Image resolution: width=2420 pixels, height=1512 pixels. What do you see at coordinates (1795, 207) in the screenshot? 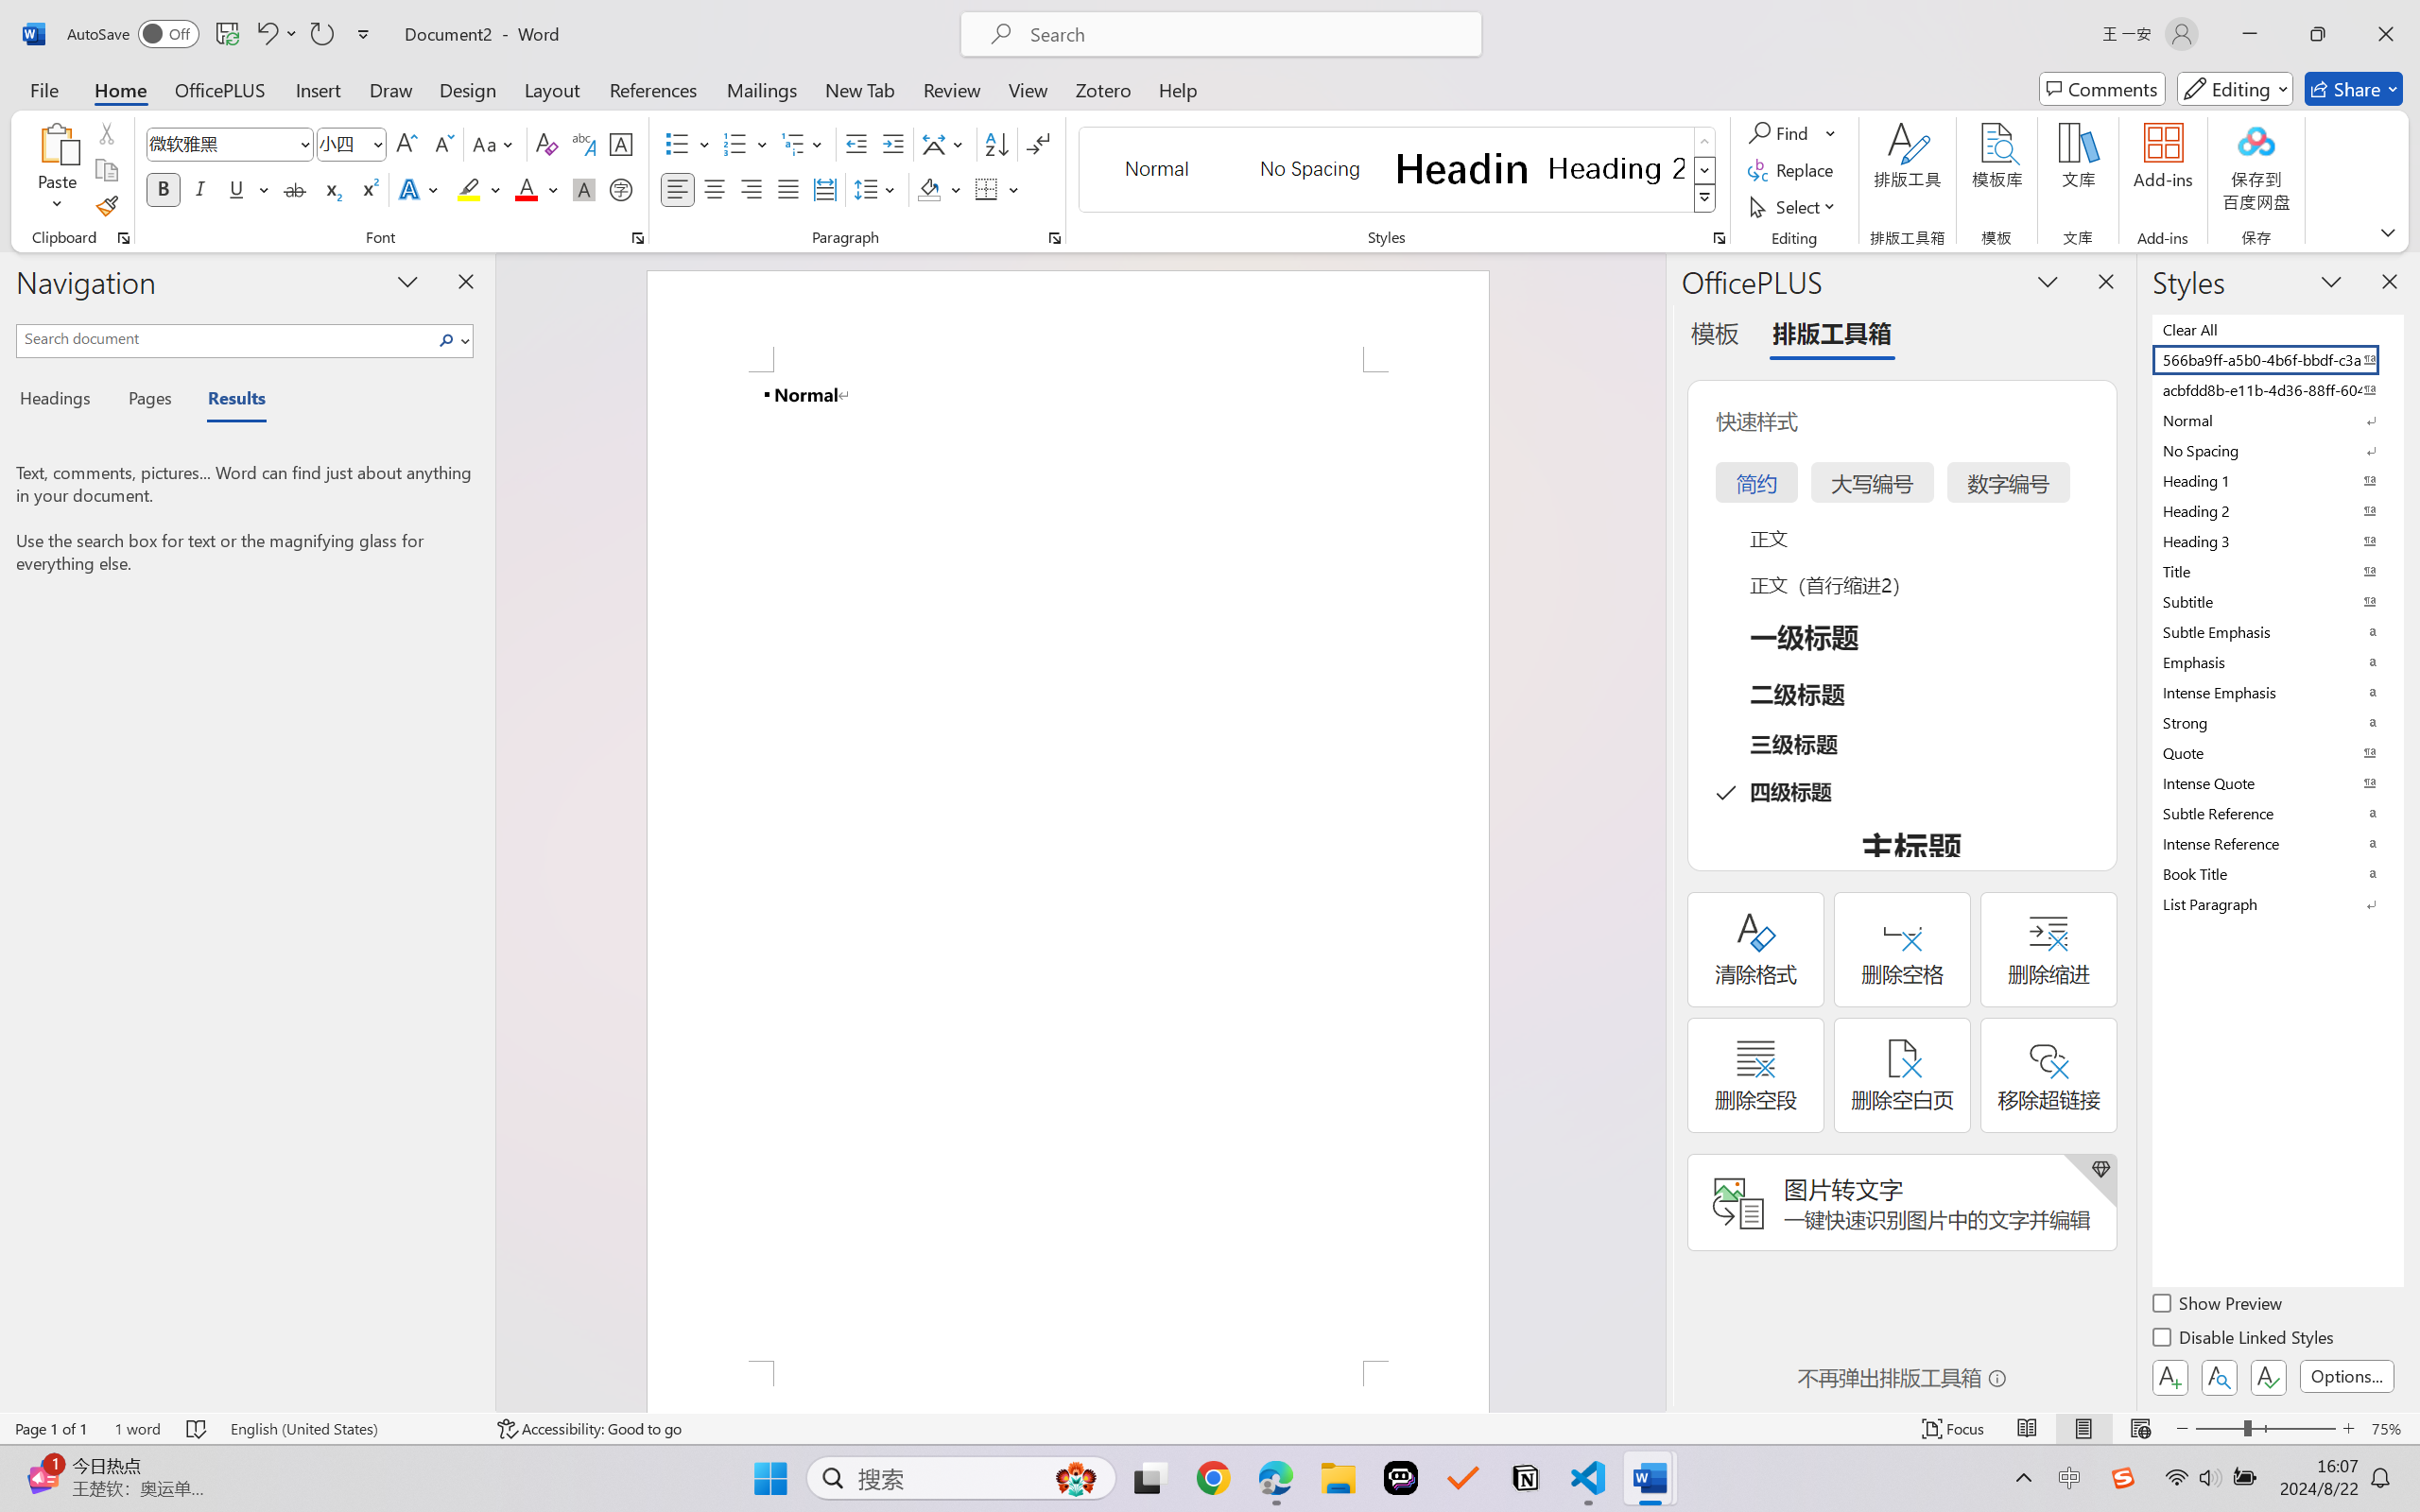
I see `'Select'` at bounding box center [1795, 207].